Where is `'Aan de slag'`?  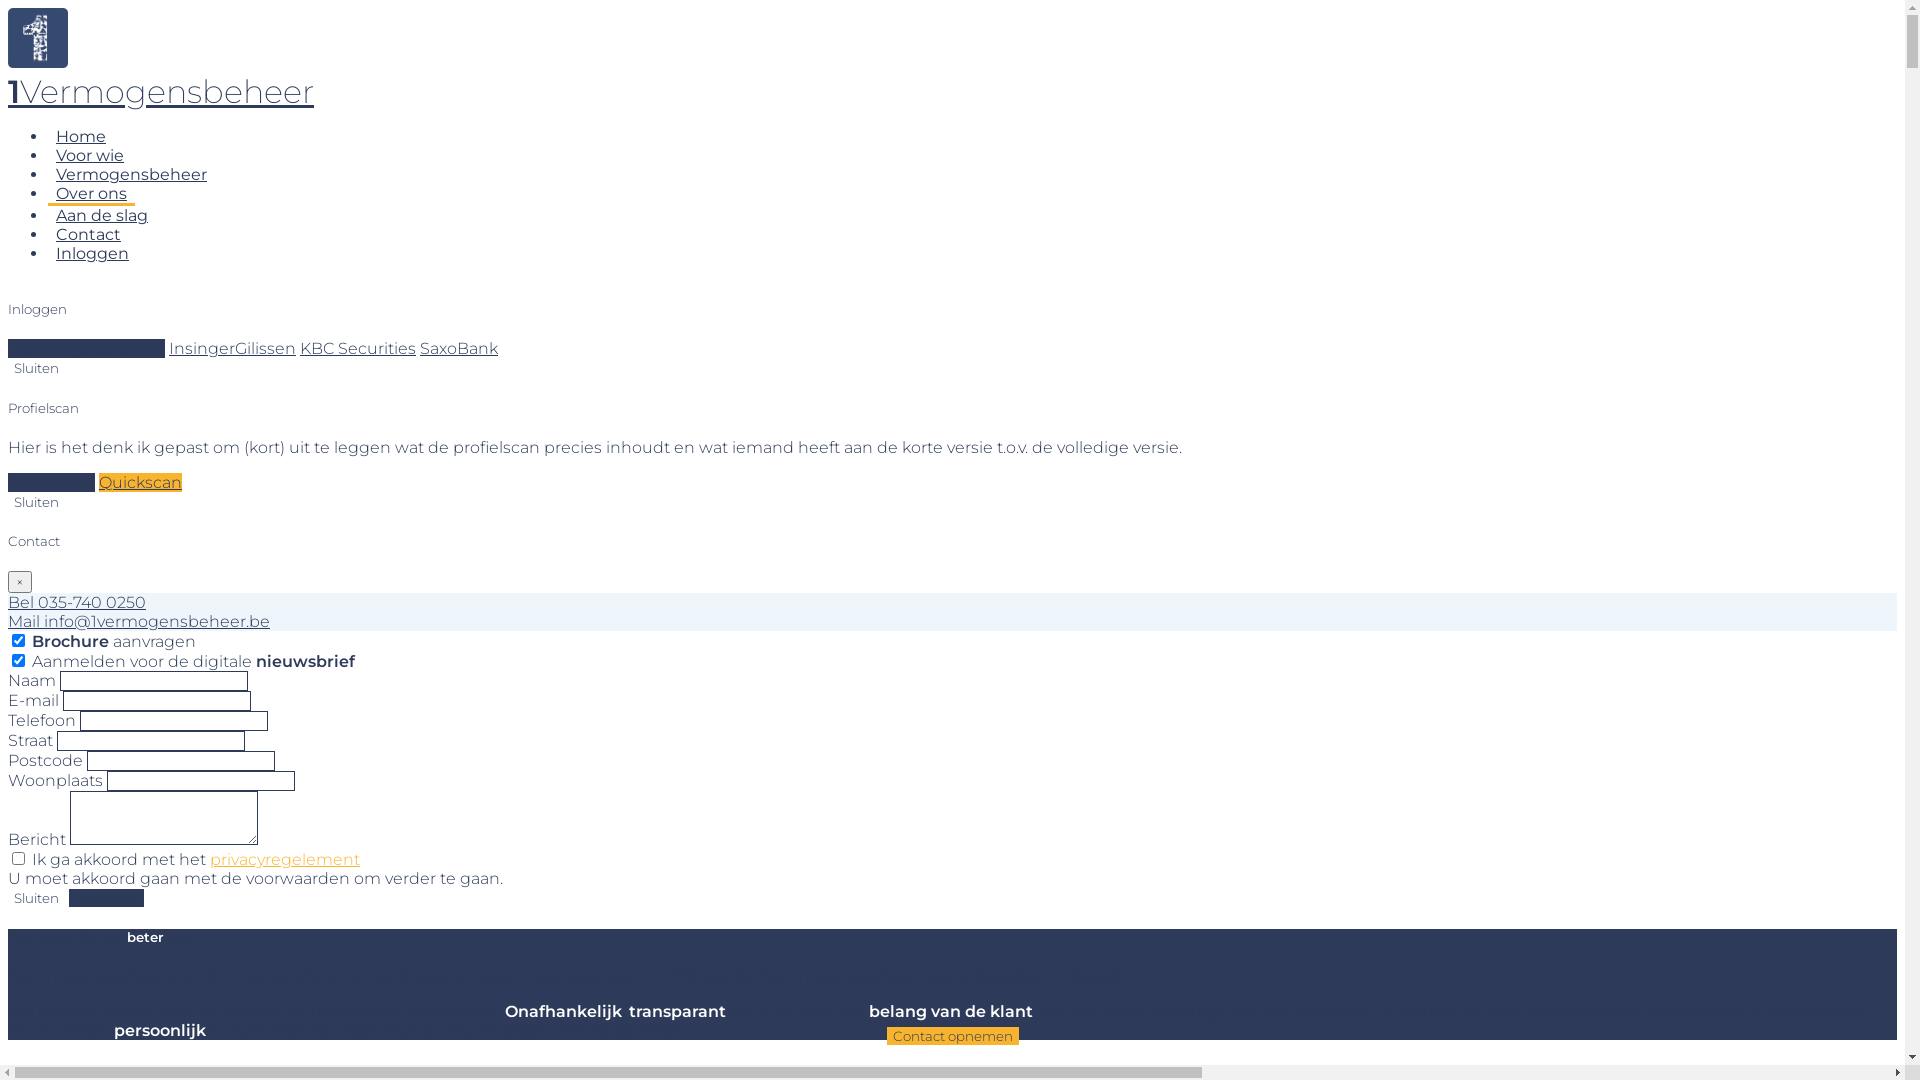 'Aan de slag' is located at coordinates (48, 215).